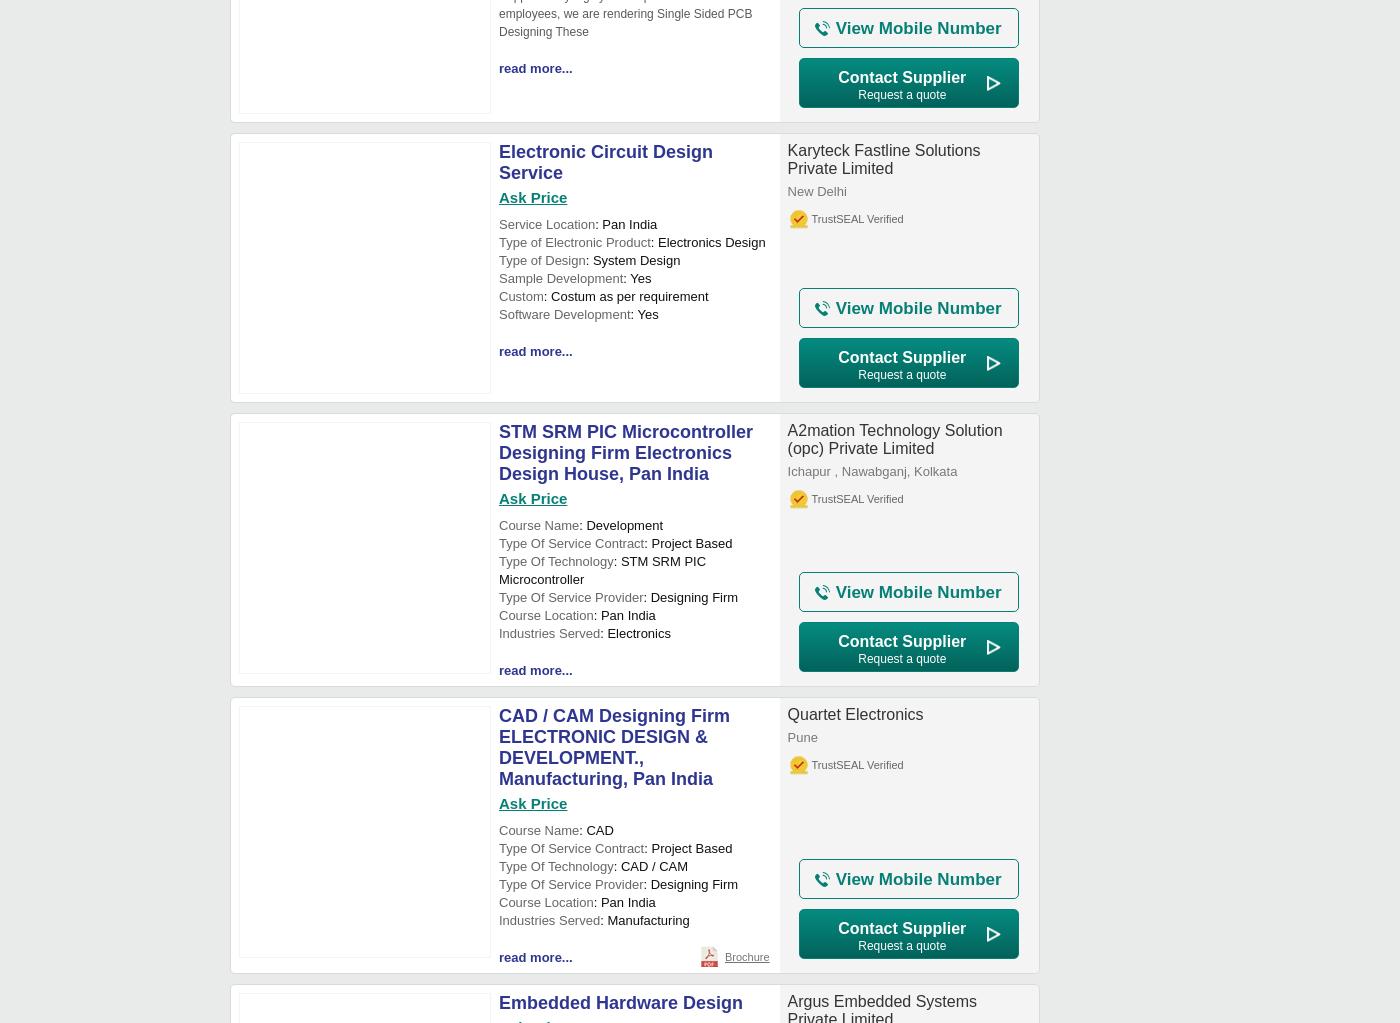 The image size is (1400, 1023). Describe the element at coordinates (564, 313) in the screenshot. I see `'Software Development'` at that location.